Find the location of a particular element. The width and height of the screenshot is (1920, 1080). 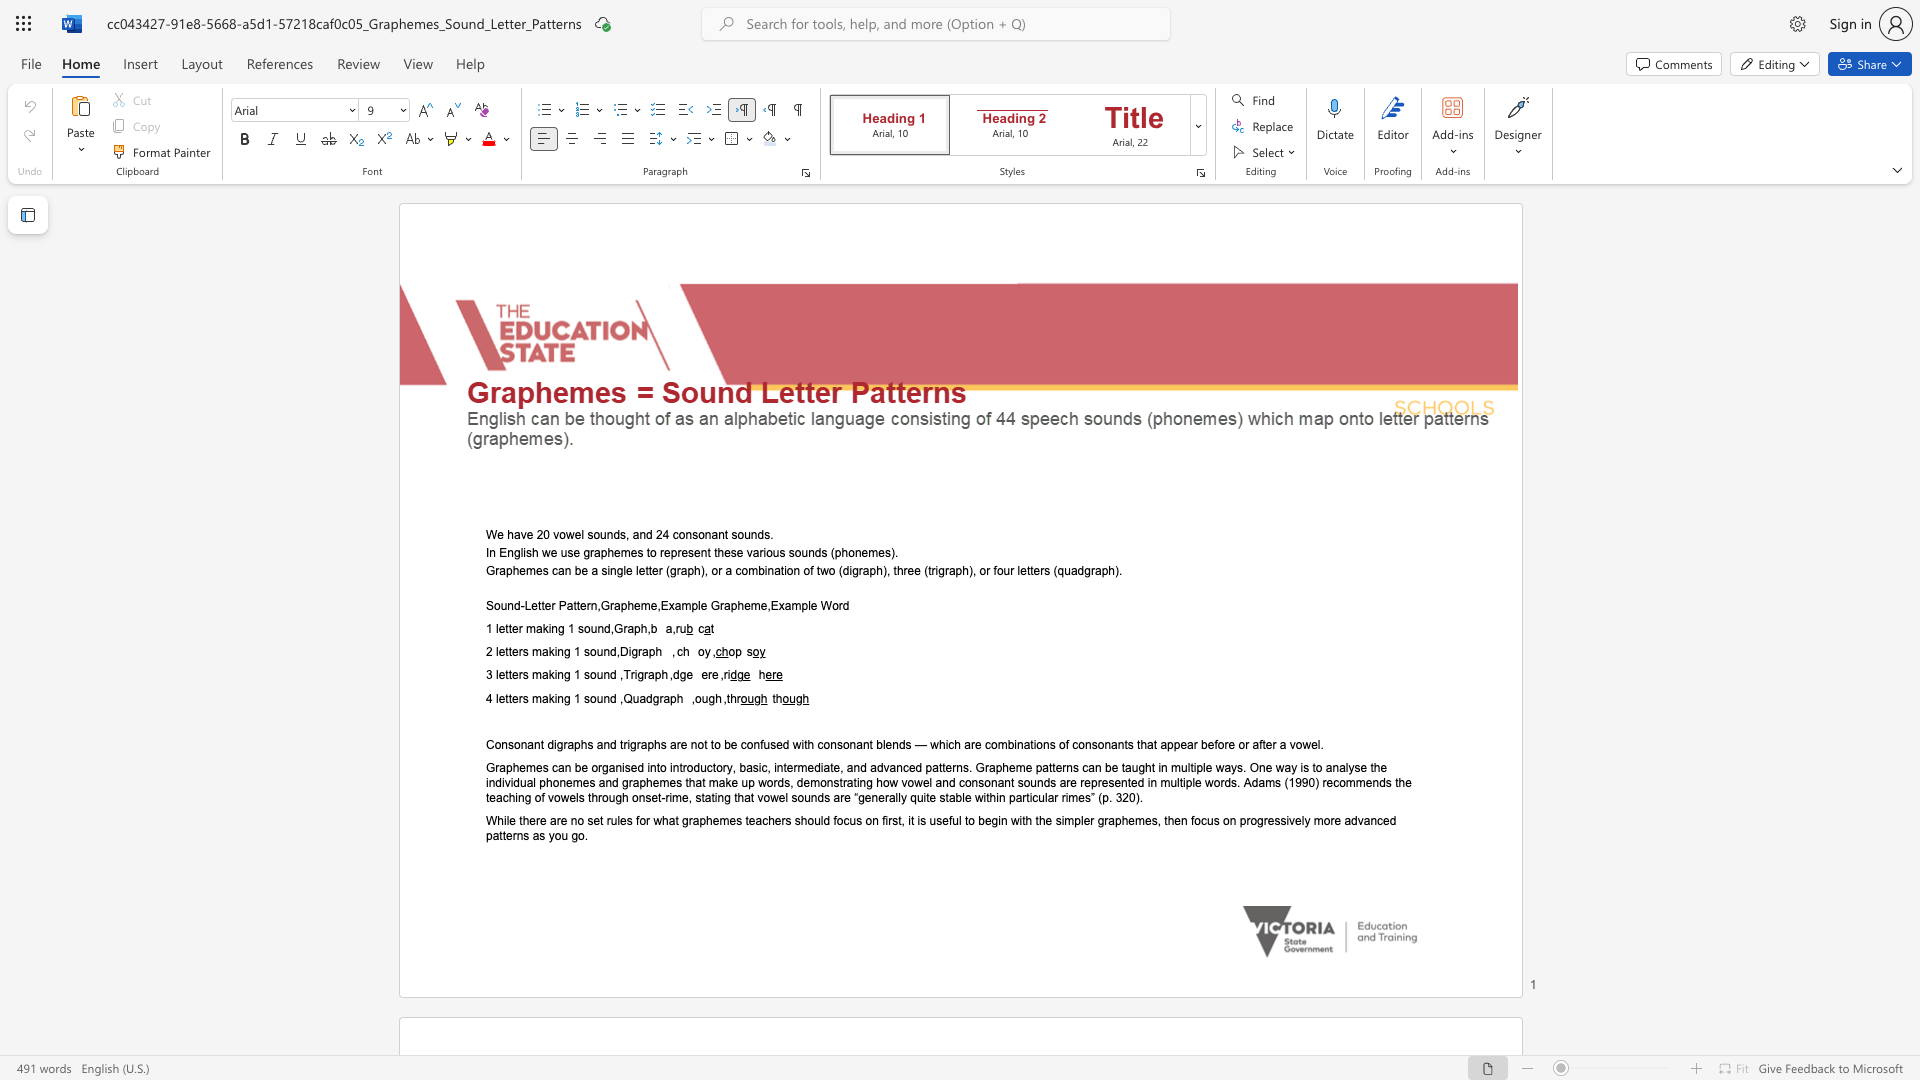

the subset text "o represent these various sounds (" within the text "In English we use graphemes to represent these various sounds (phonemes)." is located at coordinates (650, 552).